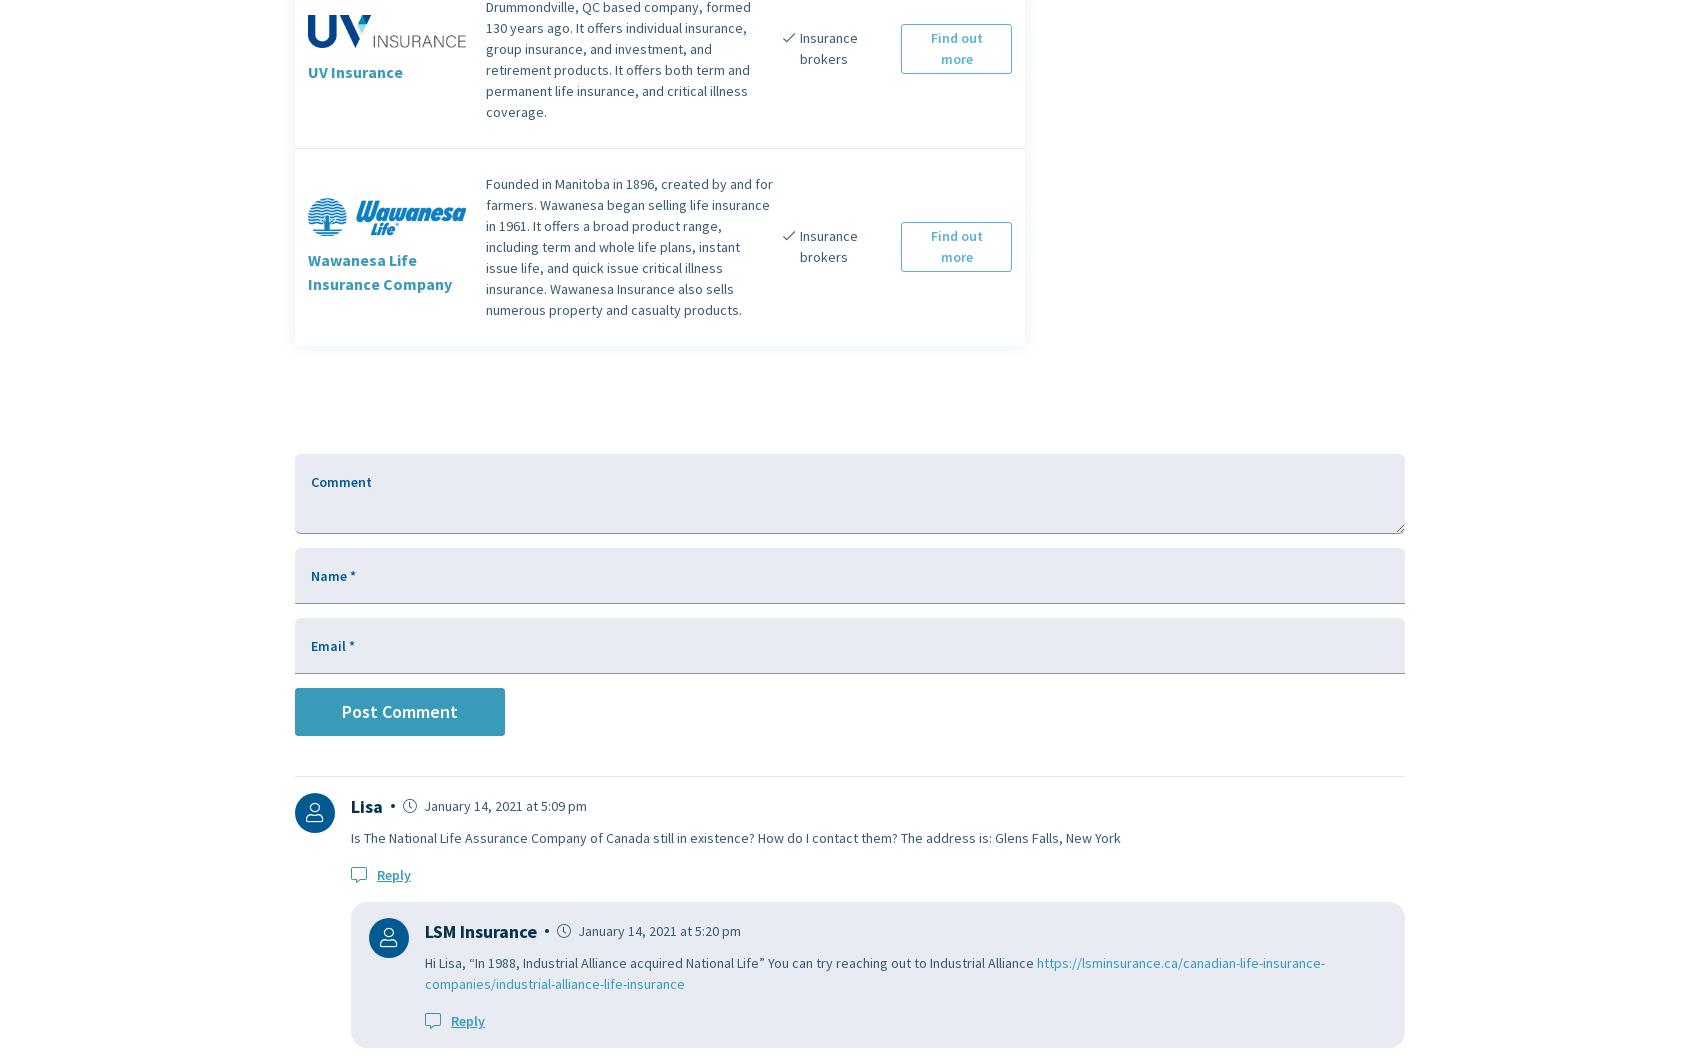  What do you see at coordinates (340, 480) in the screenshot?
I see `'Comment'` at bounding box center [340, 480].